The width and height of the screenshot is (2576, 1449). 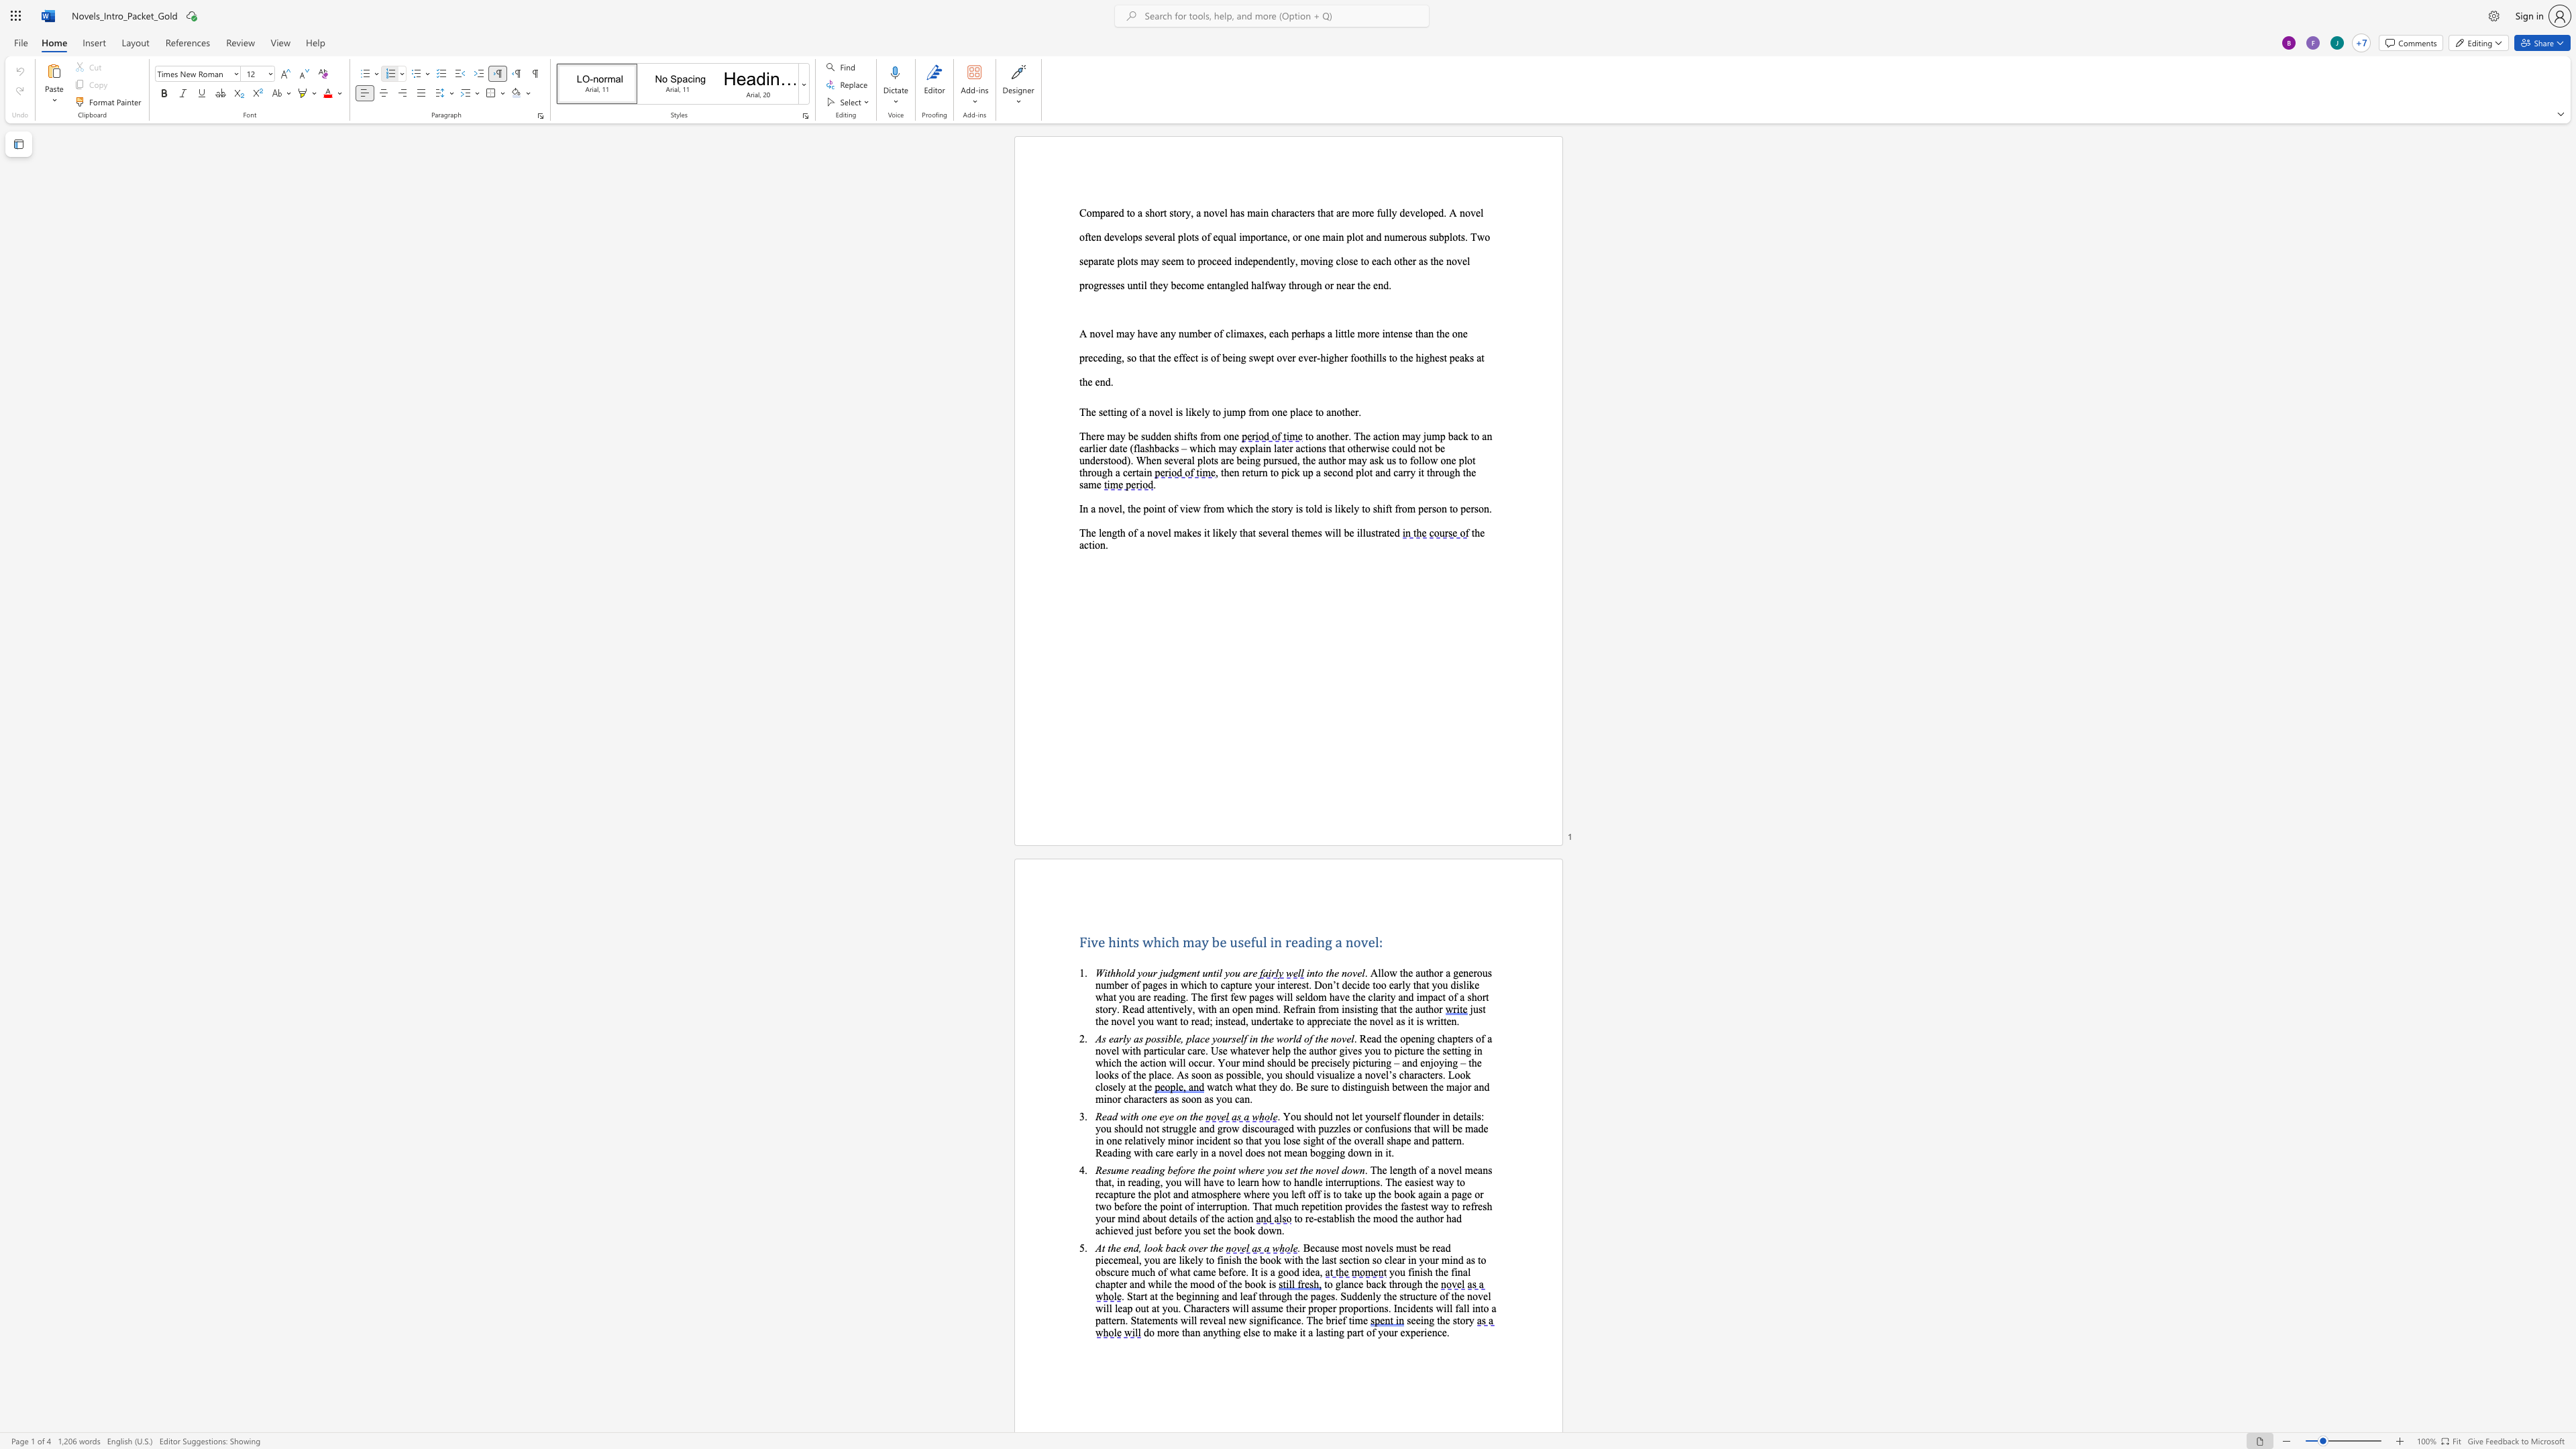 What do you see at coordinates (1195, 1181) in the screenshot?
I see `the space between the continuous character "i" and "l" in the text` at bounding box center [1195, 1181].